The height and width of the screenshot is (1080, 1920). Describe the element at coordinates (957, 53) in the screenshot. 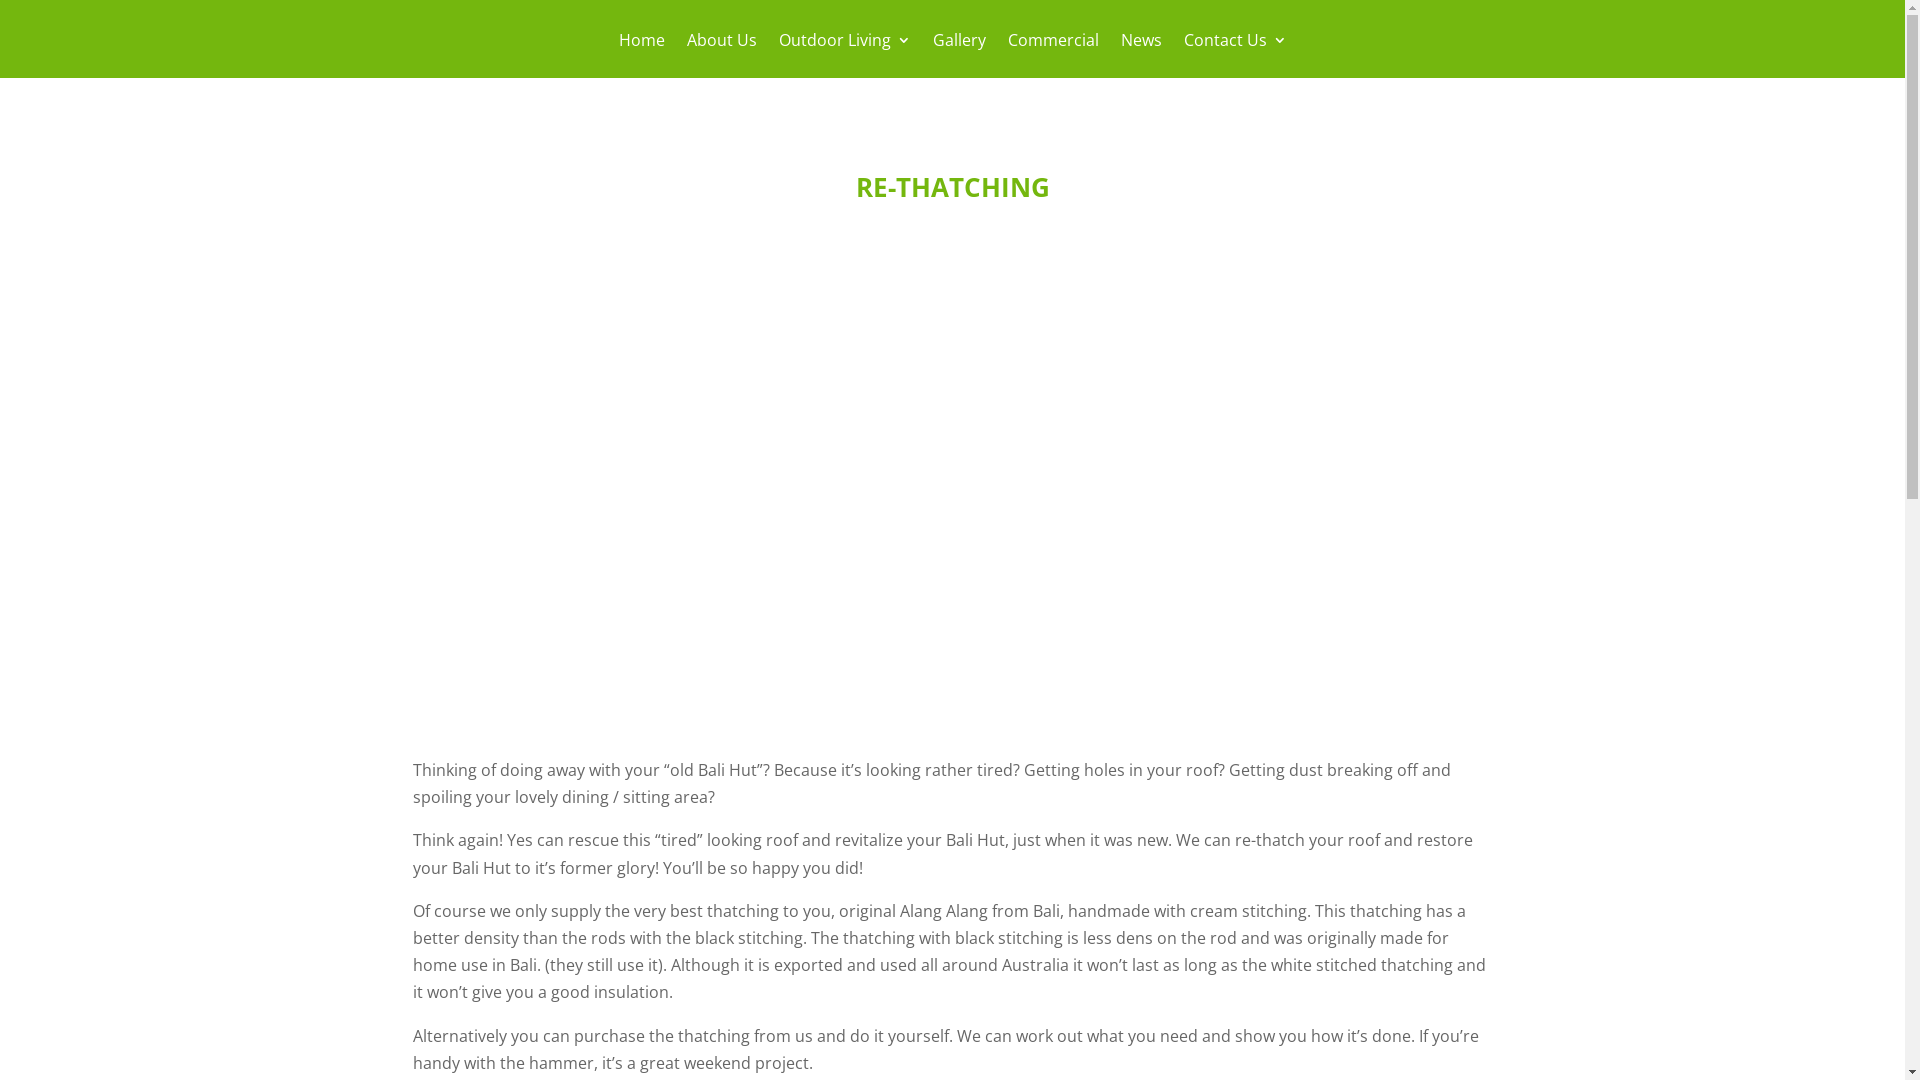

I see `'Gallery'` at that location.